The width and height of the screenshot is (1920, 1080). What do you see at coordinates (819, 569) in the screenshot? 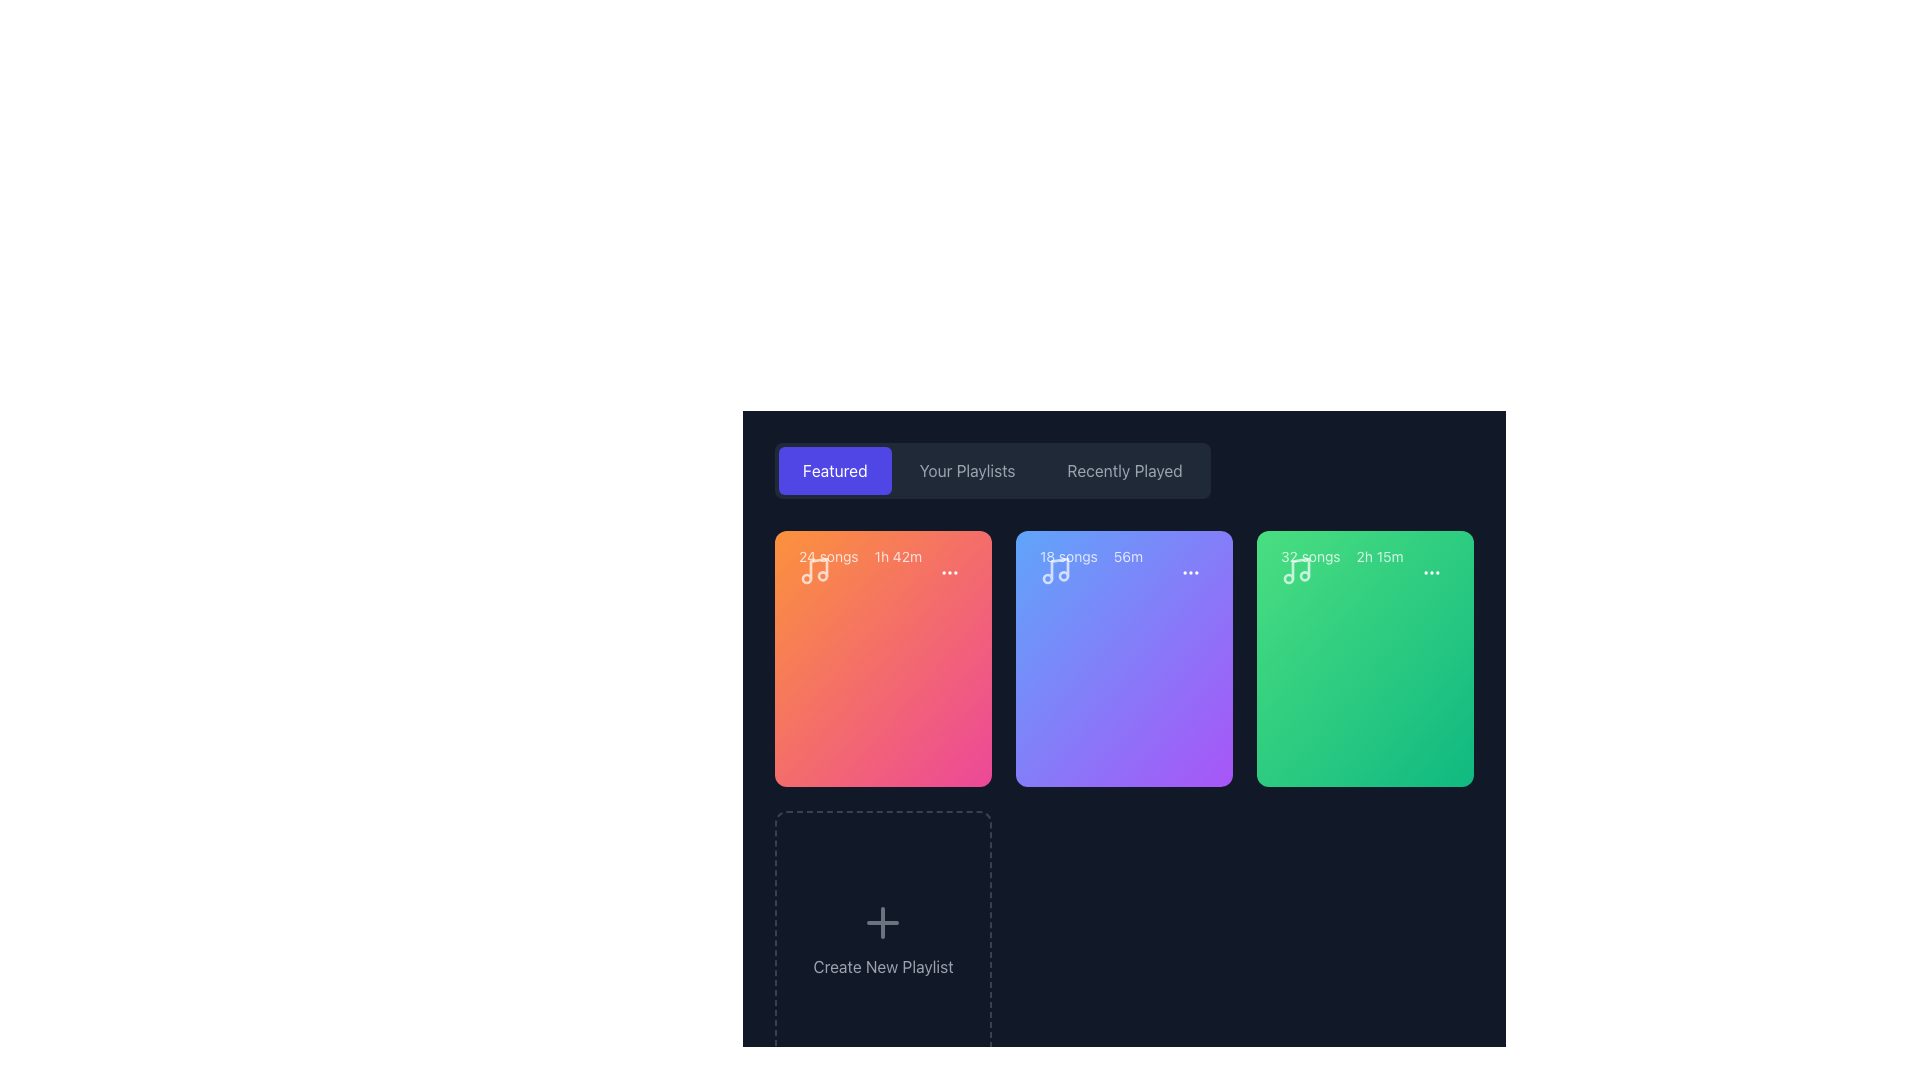
I see `the central vertical line of the music icon located at the top-left corner of the first orange card in the grid of playlist cards` at bounding box center [819, 569].